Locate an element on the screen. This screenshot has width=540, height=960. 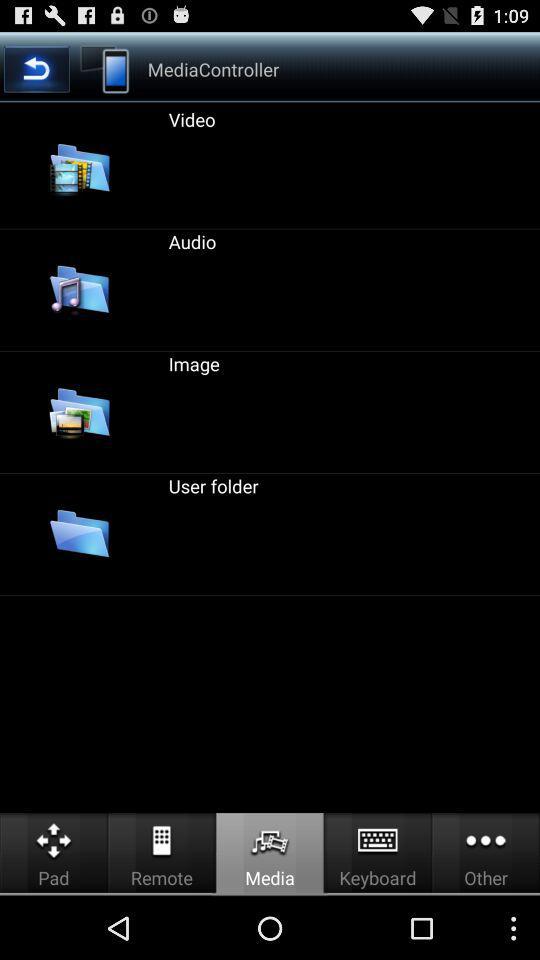
the add icon is located at coordinates (491, 72).